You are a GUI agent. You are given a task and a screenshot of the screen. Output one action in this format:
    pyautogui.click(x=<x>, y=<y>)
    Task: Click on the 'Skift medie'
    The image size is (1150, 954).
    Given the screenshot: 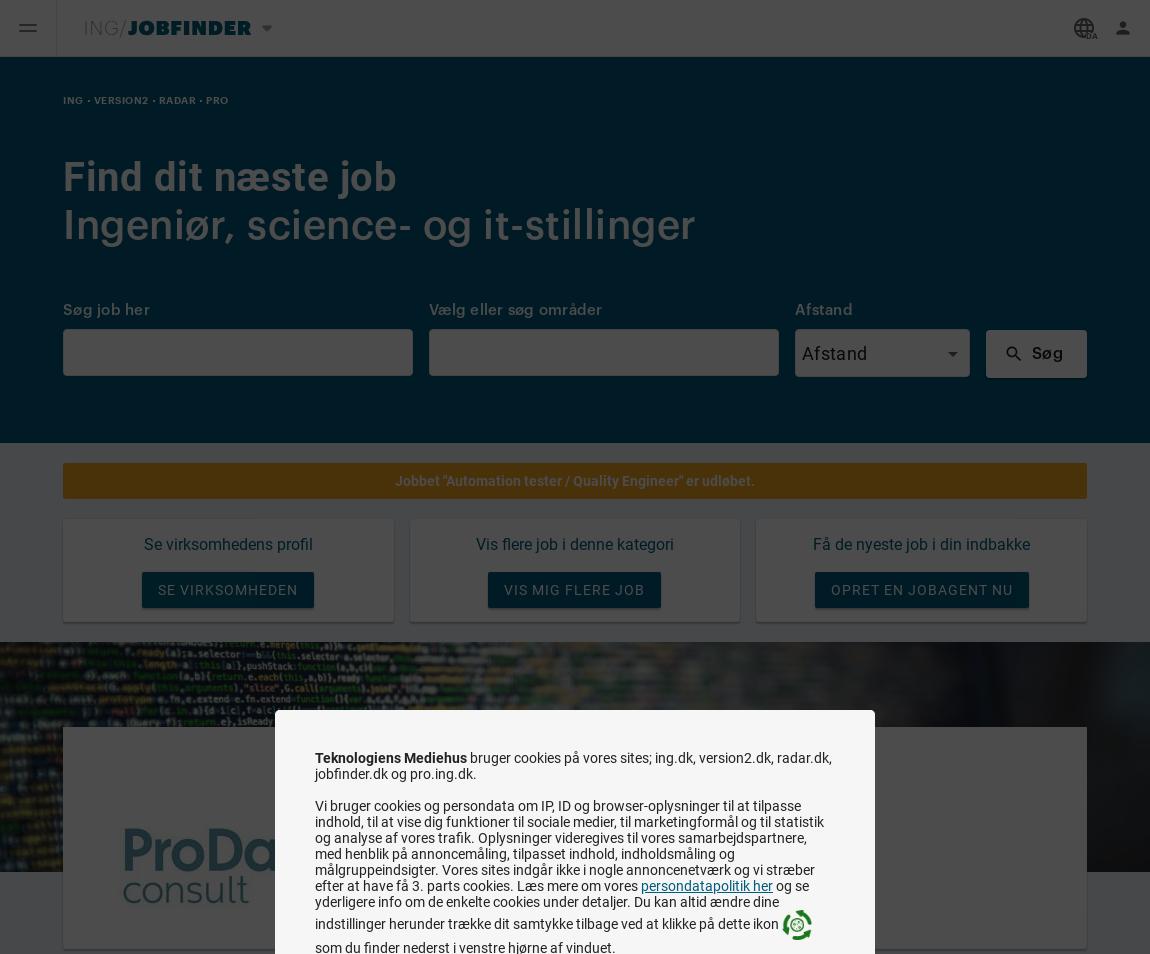 What is the action you would take?
    pyautogui.click(x=255, y=65)
    